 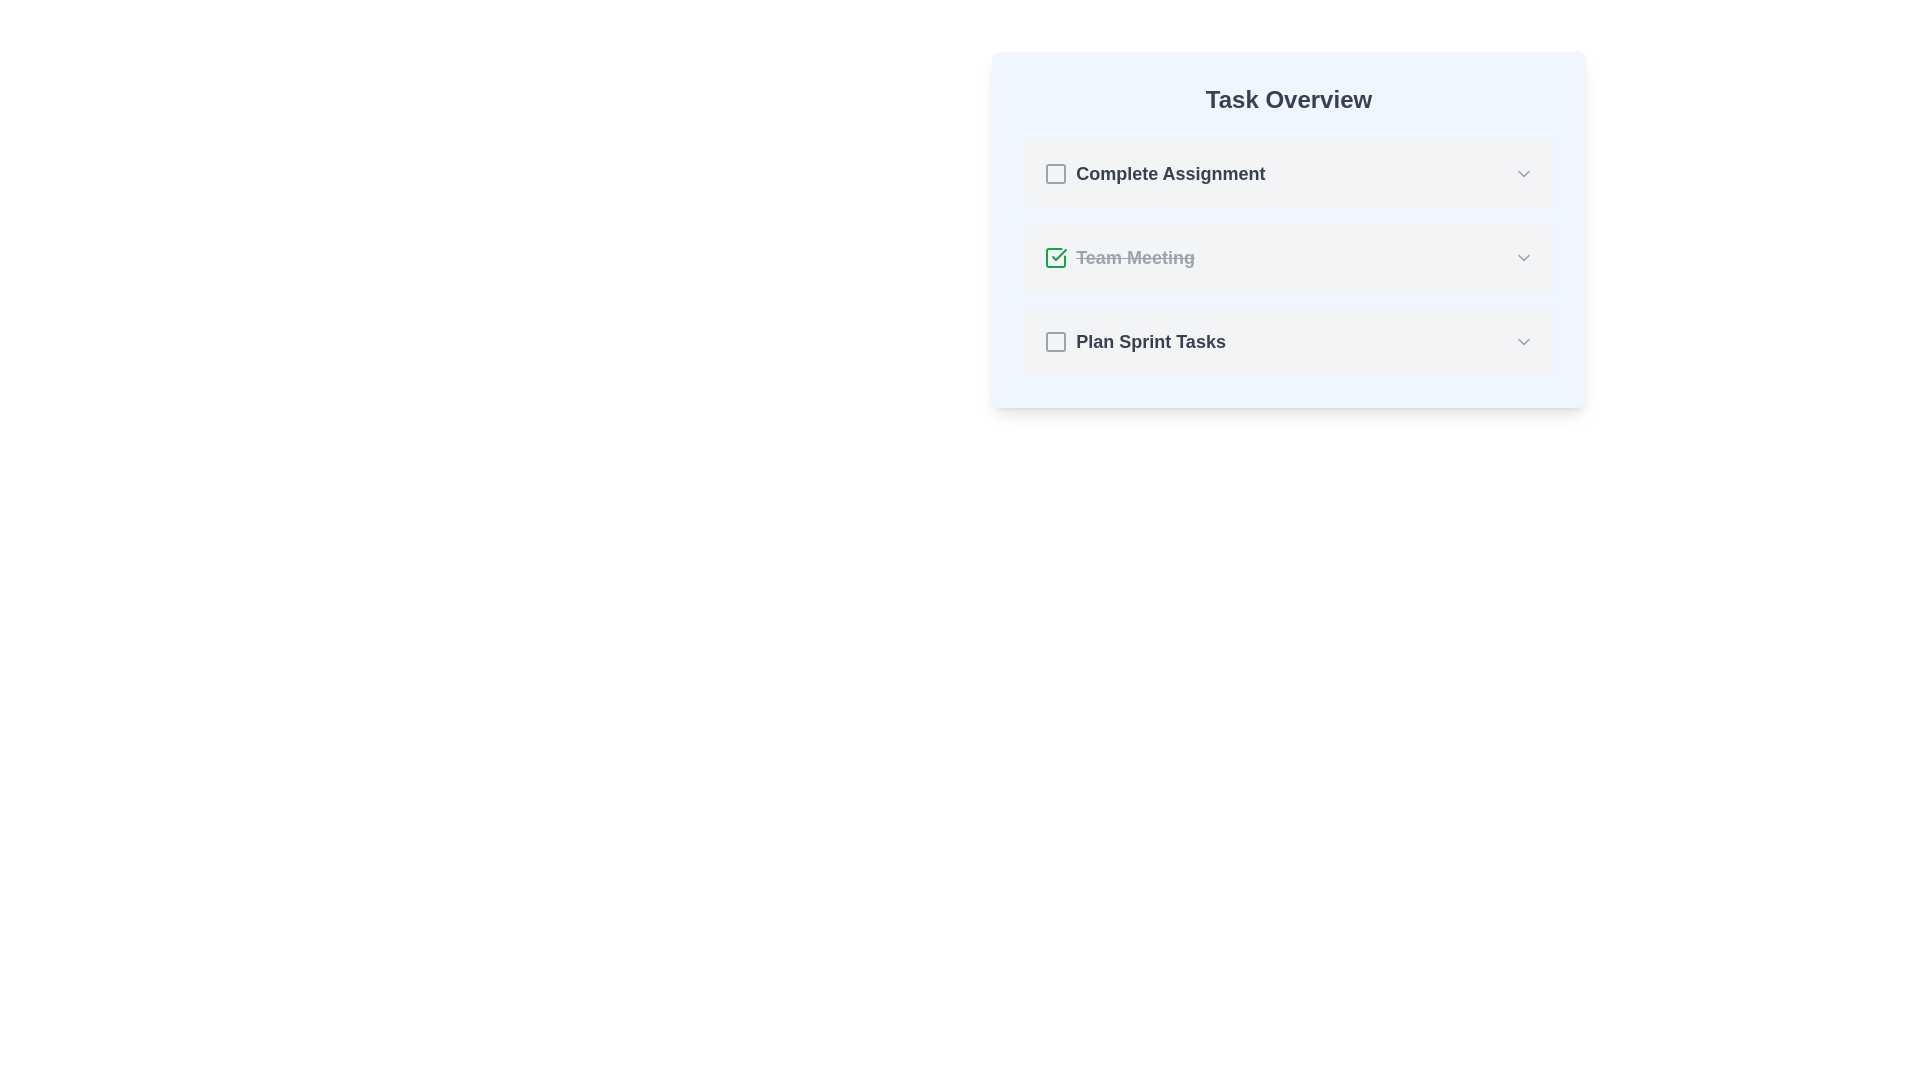 What do you see at coordinates (1135, 257) in the screenshot?
I see `the text label reading 'Team Meeting', which is styled with a strikethrough and medium gray color, indicating its completed status` at bounding box center [1135, 257].